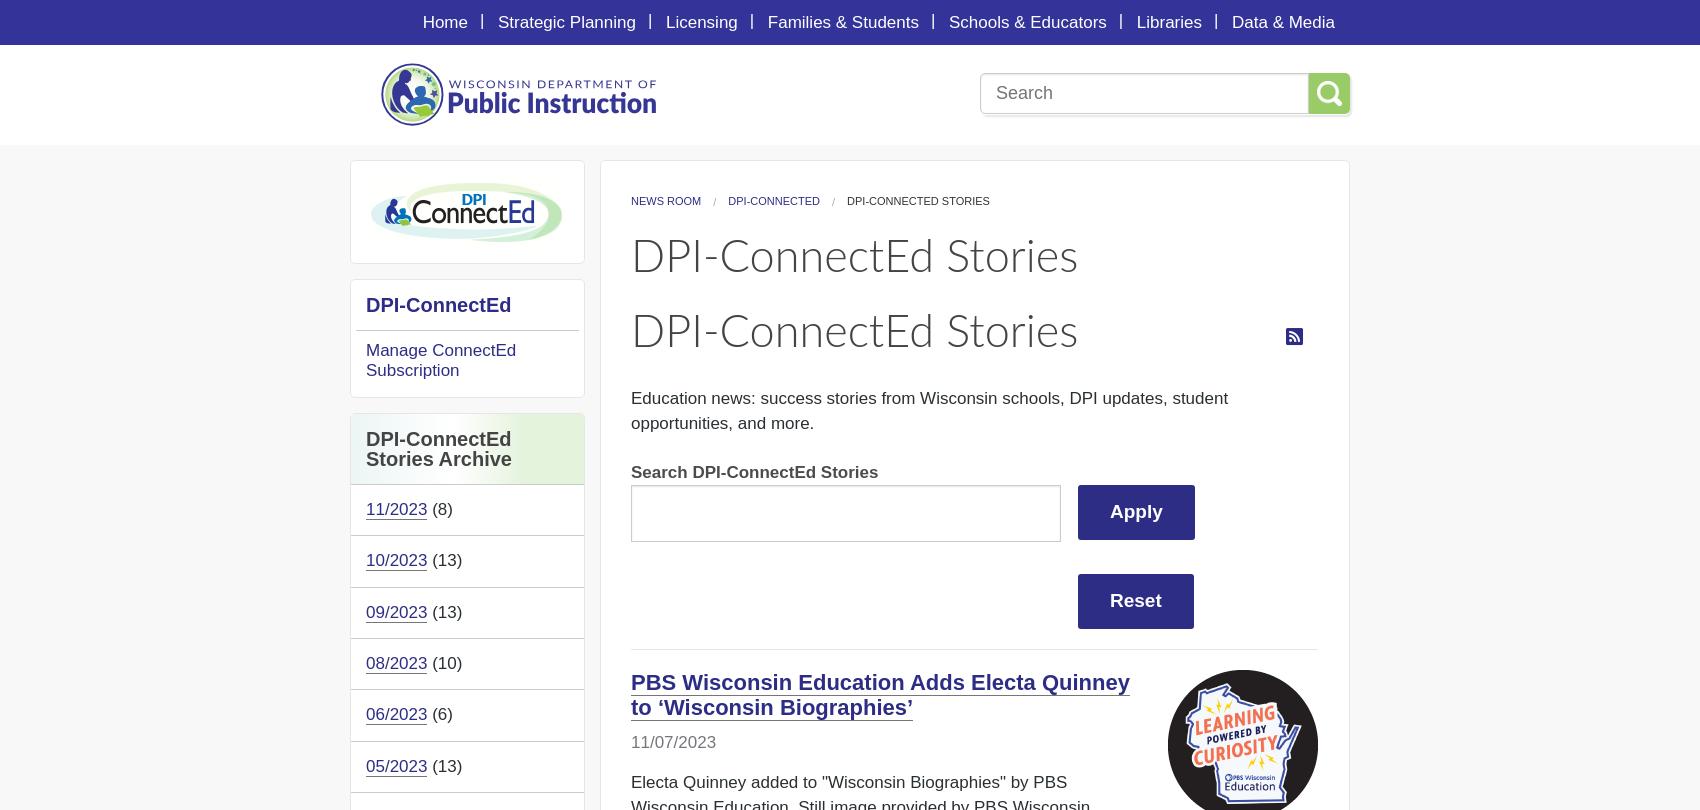  Describe the element at coordinates (395, 713) in the screenshot. I see `'06/2023'` at that location.